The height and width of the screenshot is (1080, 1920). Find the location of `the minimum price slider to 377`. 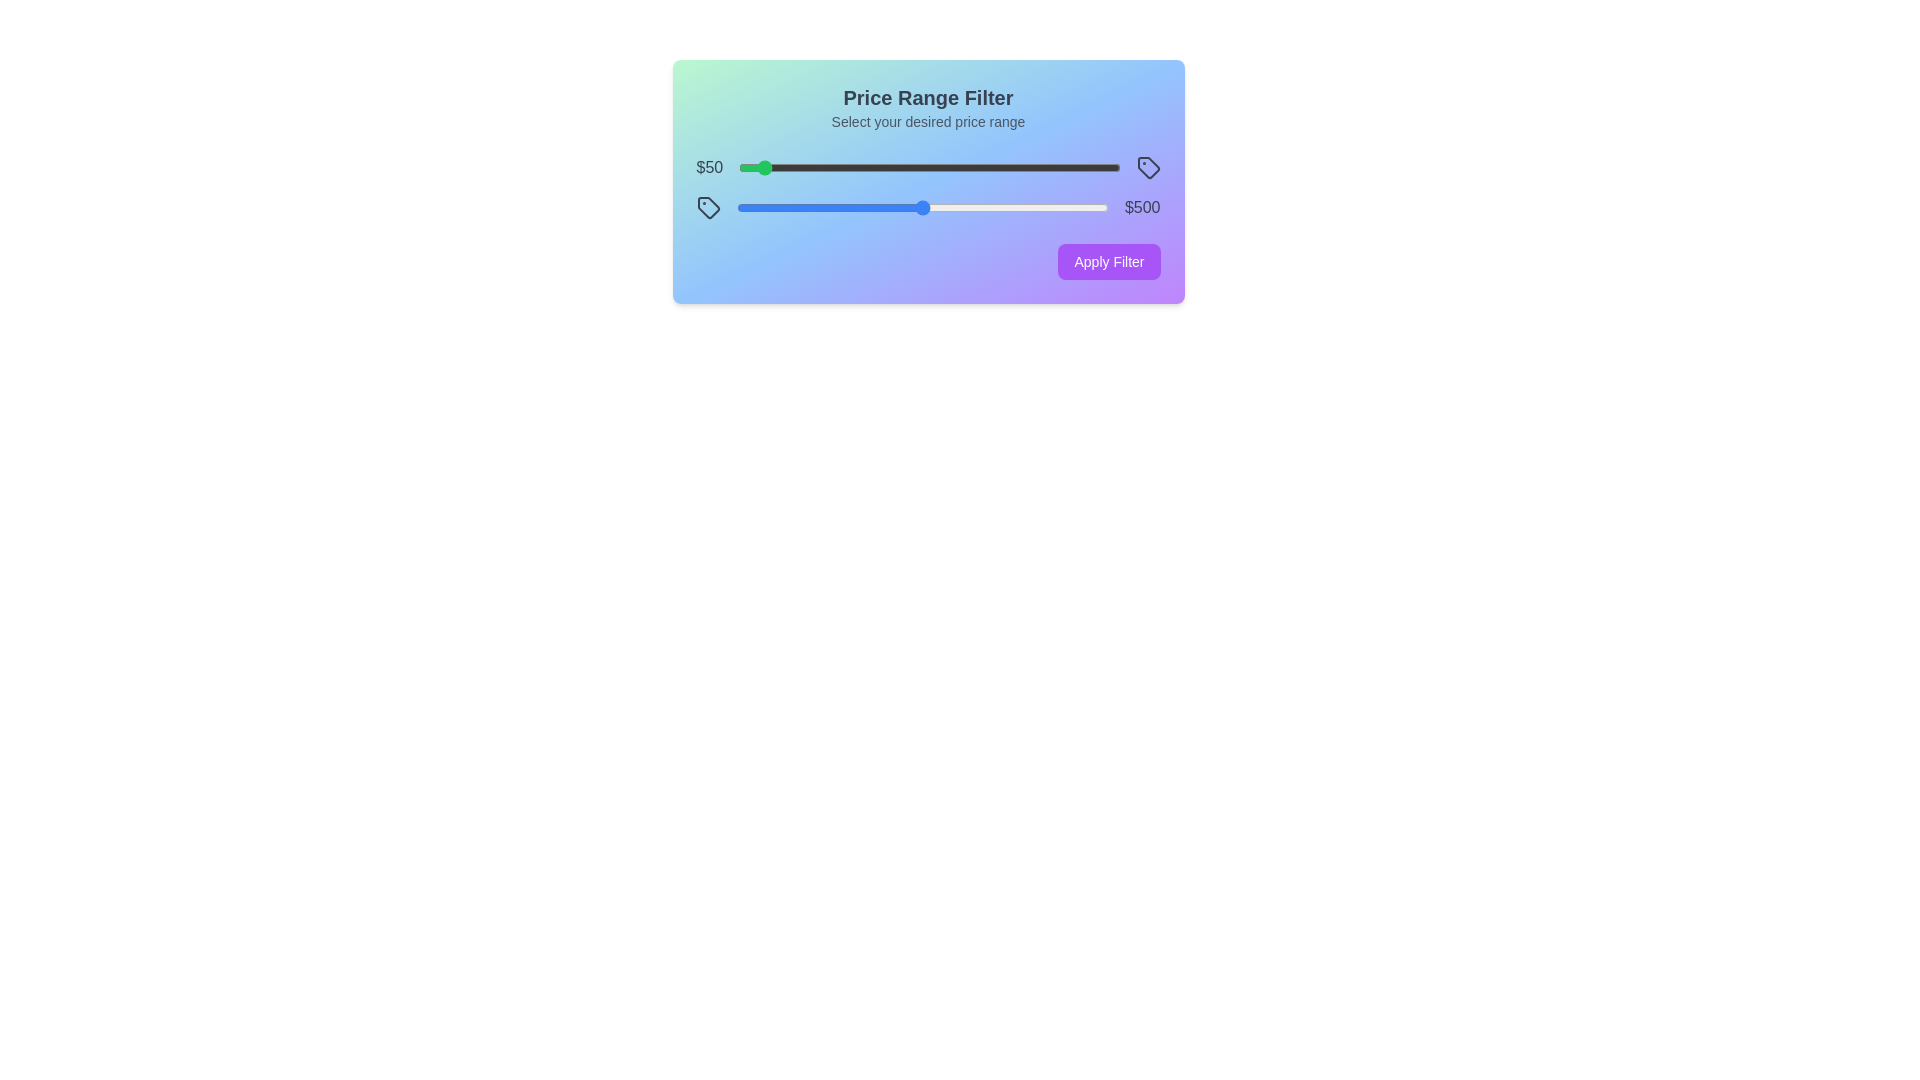

the minimum price slider to 377 is located at coordinates (882, 167).